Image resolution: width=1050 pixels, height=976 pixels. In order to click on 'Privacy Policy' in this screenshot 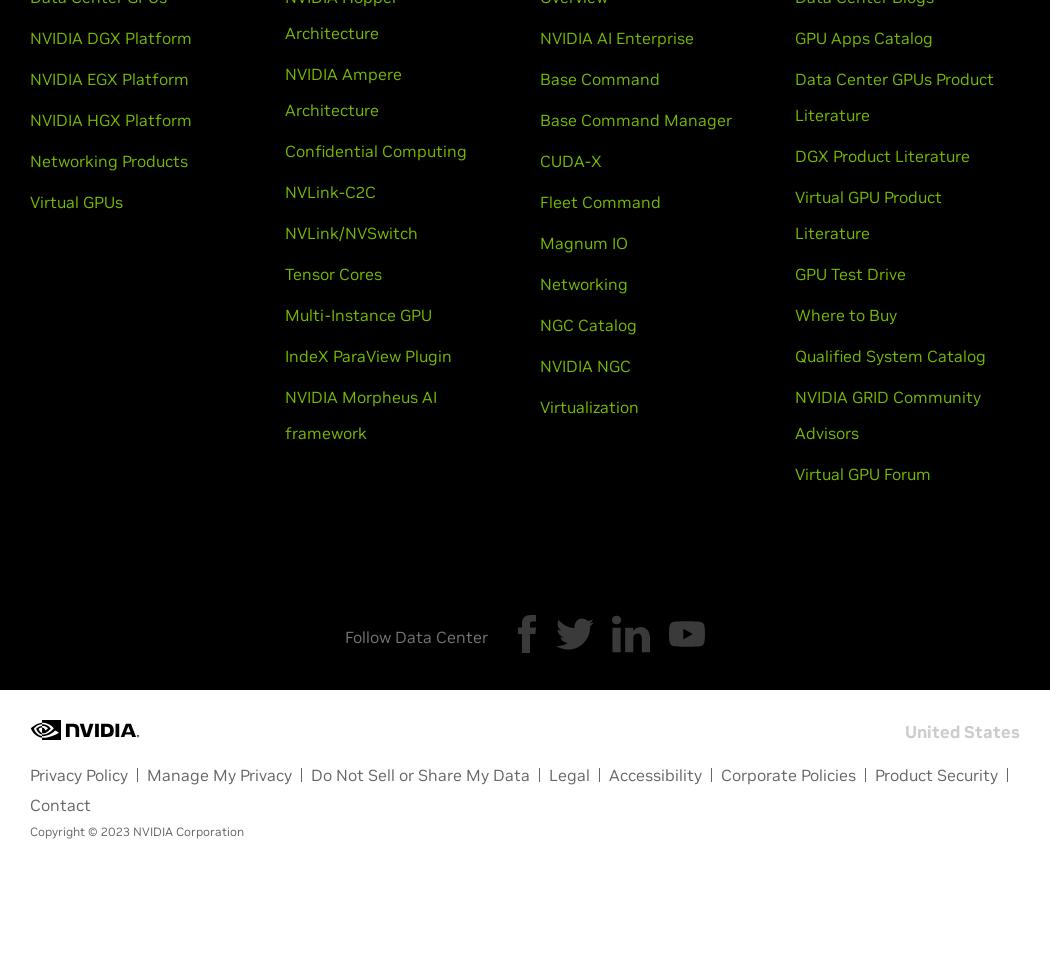, I will do `click(78, 775)`.